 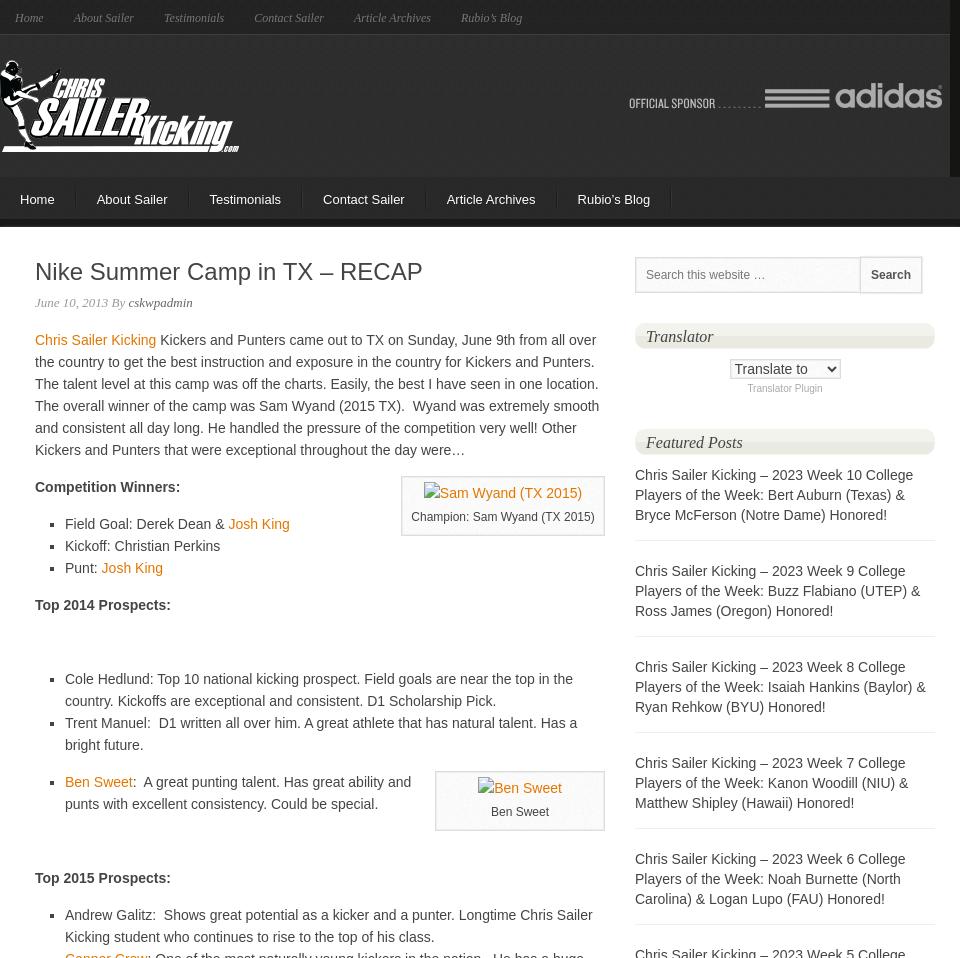 What do you see at coordinates (634, 782) in the screenshot?
I see `'Chris Sailer Kicking – 2023 Week 7 College Players of the Week: Kanon Woodill (NIU) & Matthew Shipley (Hawaii) Honored!'` at bounding box center [634, 782].